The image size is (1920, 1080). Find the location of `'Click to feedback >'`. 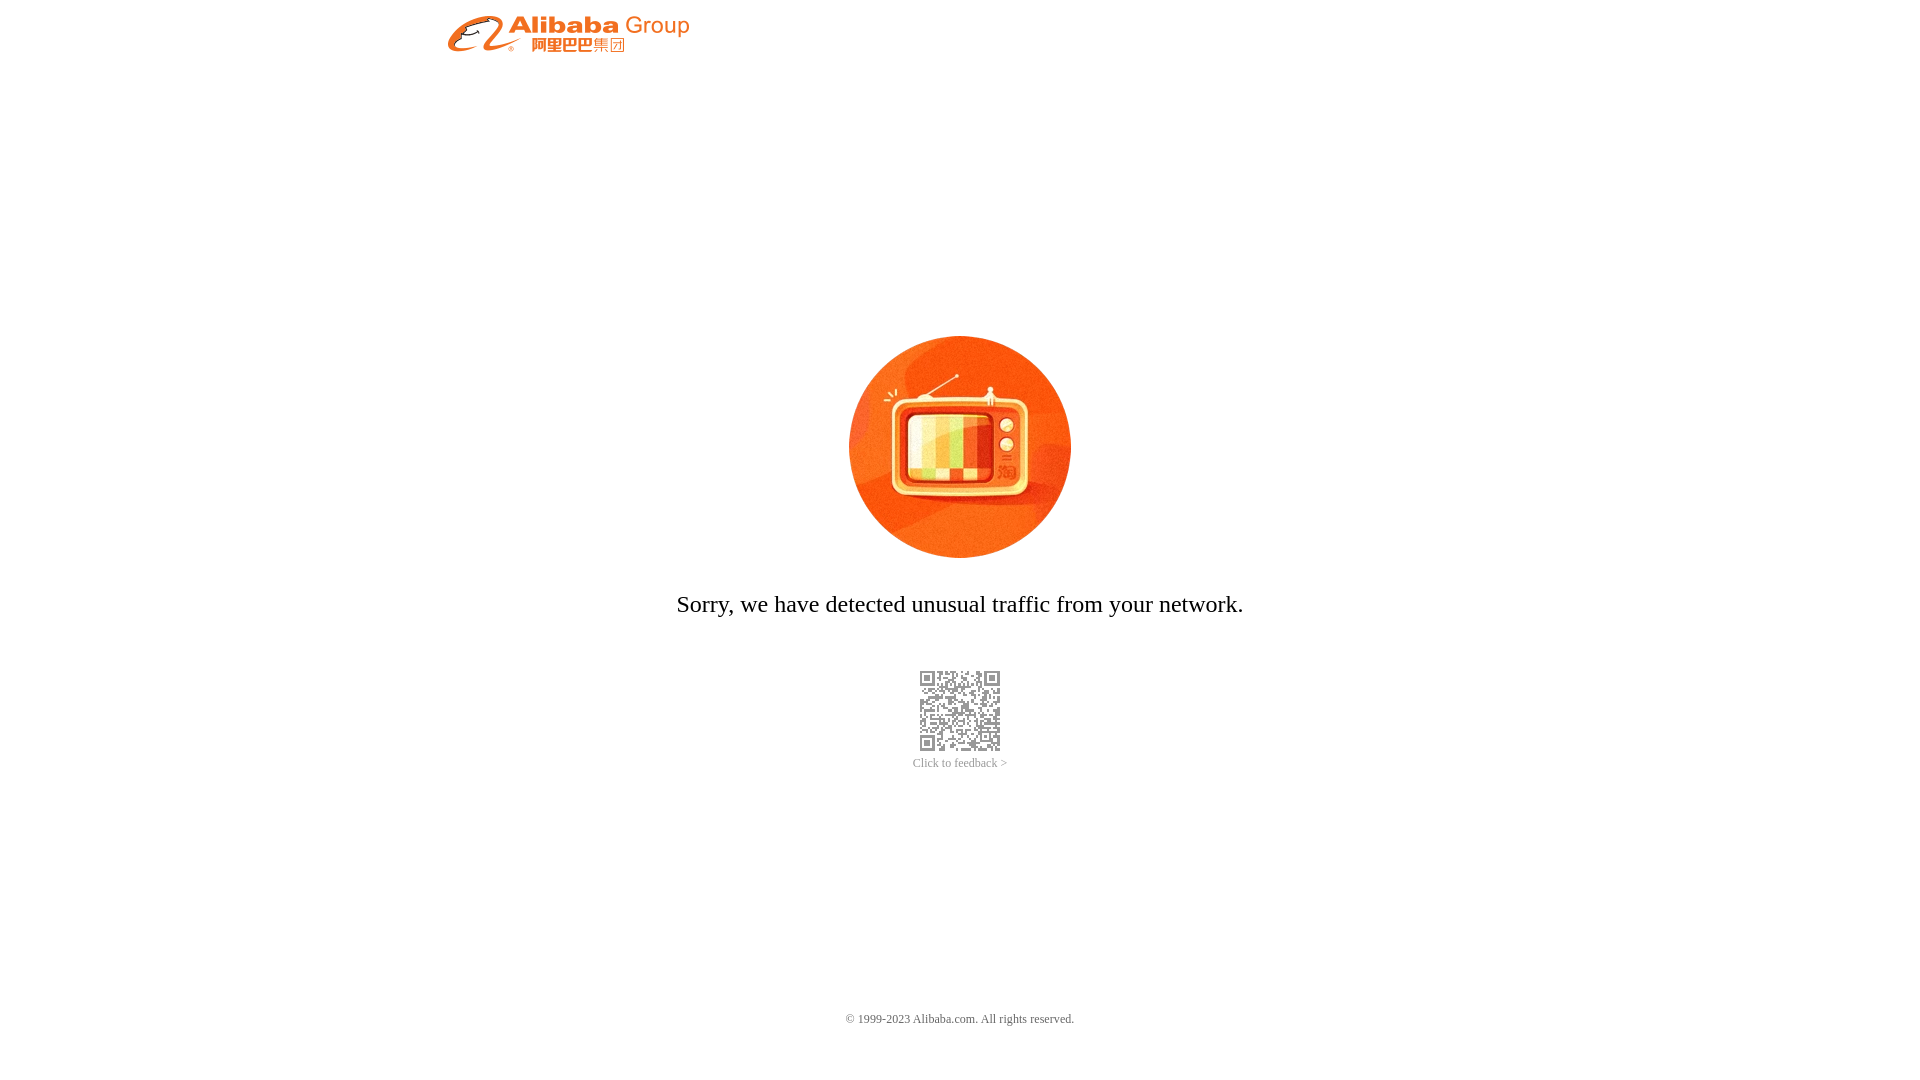

'Click to feedback >' is located at coordinates (960, 763).